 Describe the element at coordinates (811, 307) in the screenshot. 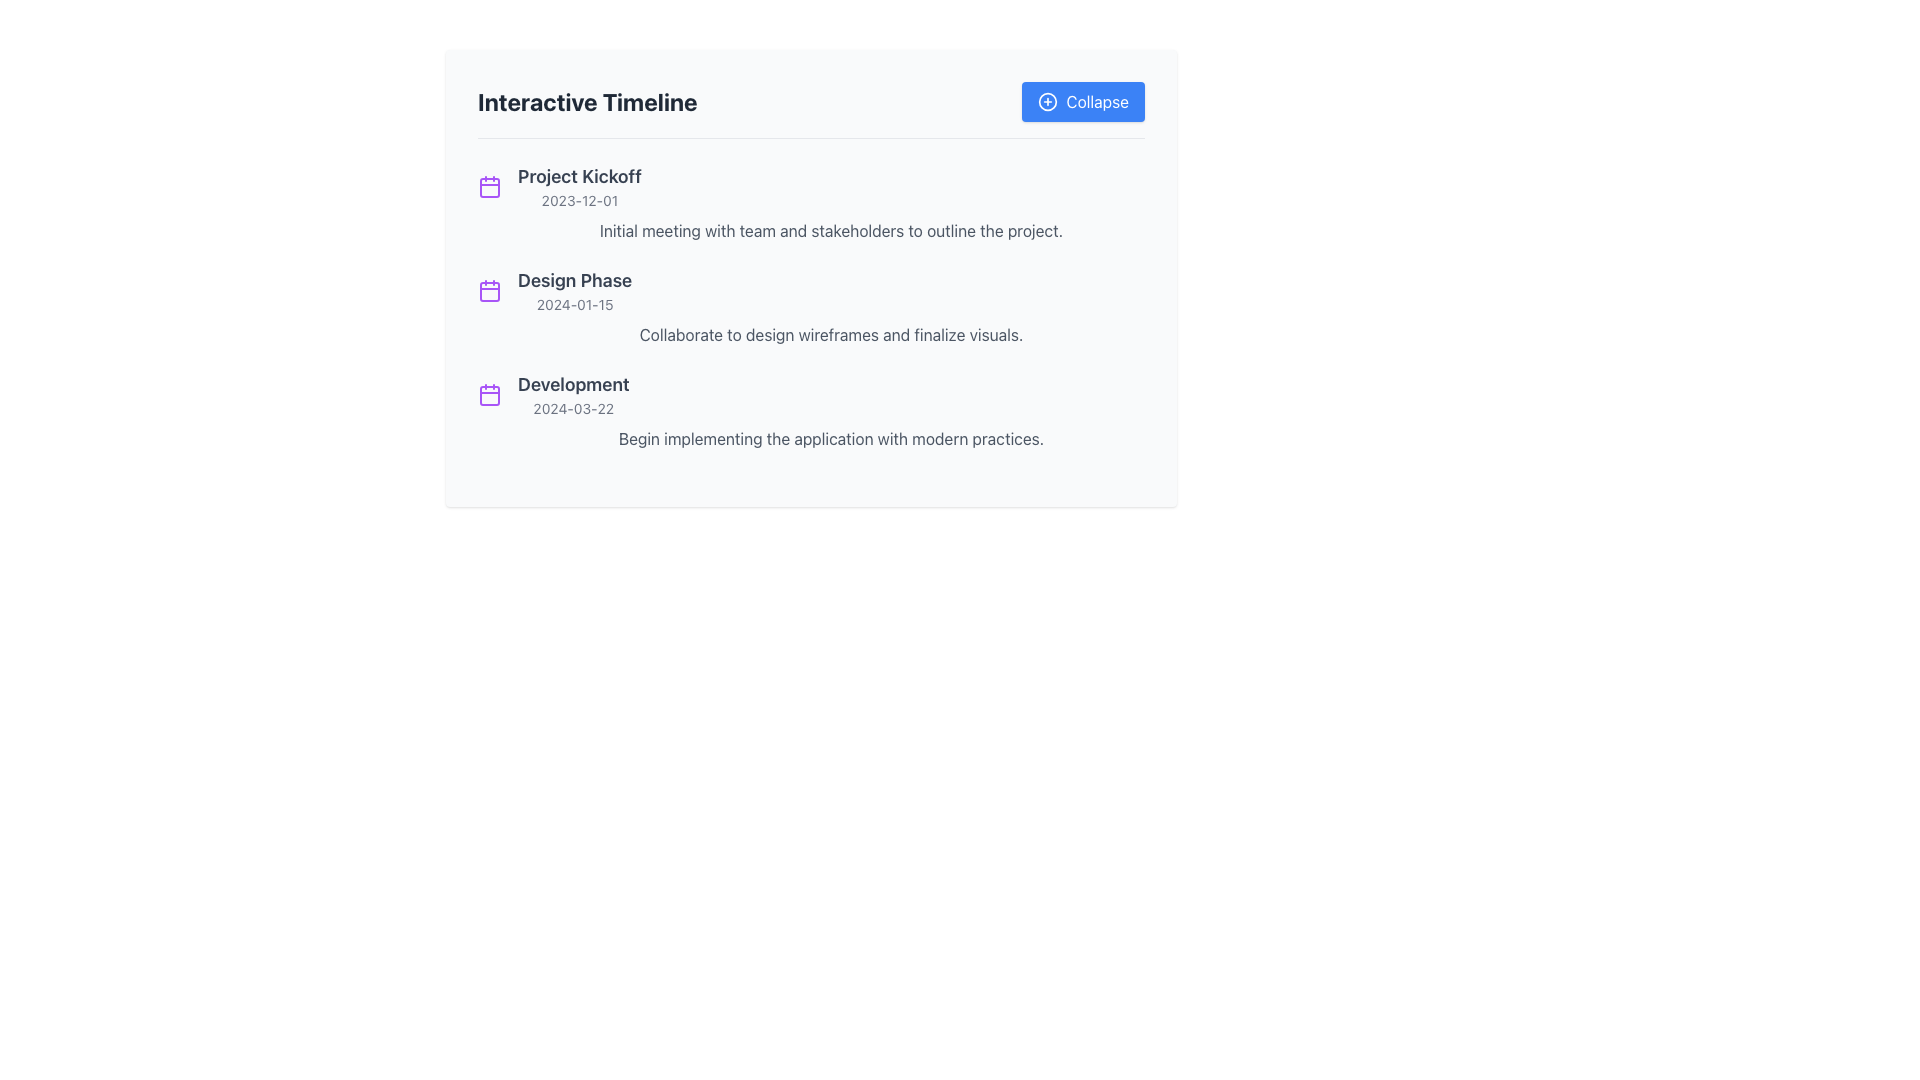

I see `contents of the second entry in the project timeline, located between 'Project Kickoff' and 'Development'` at that location.